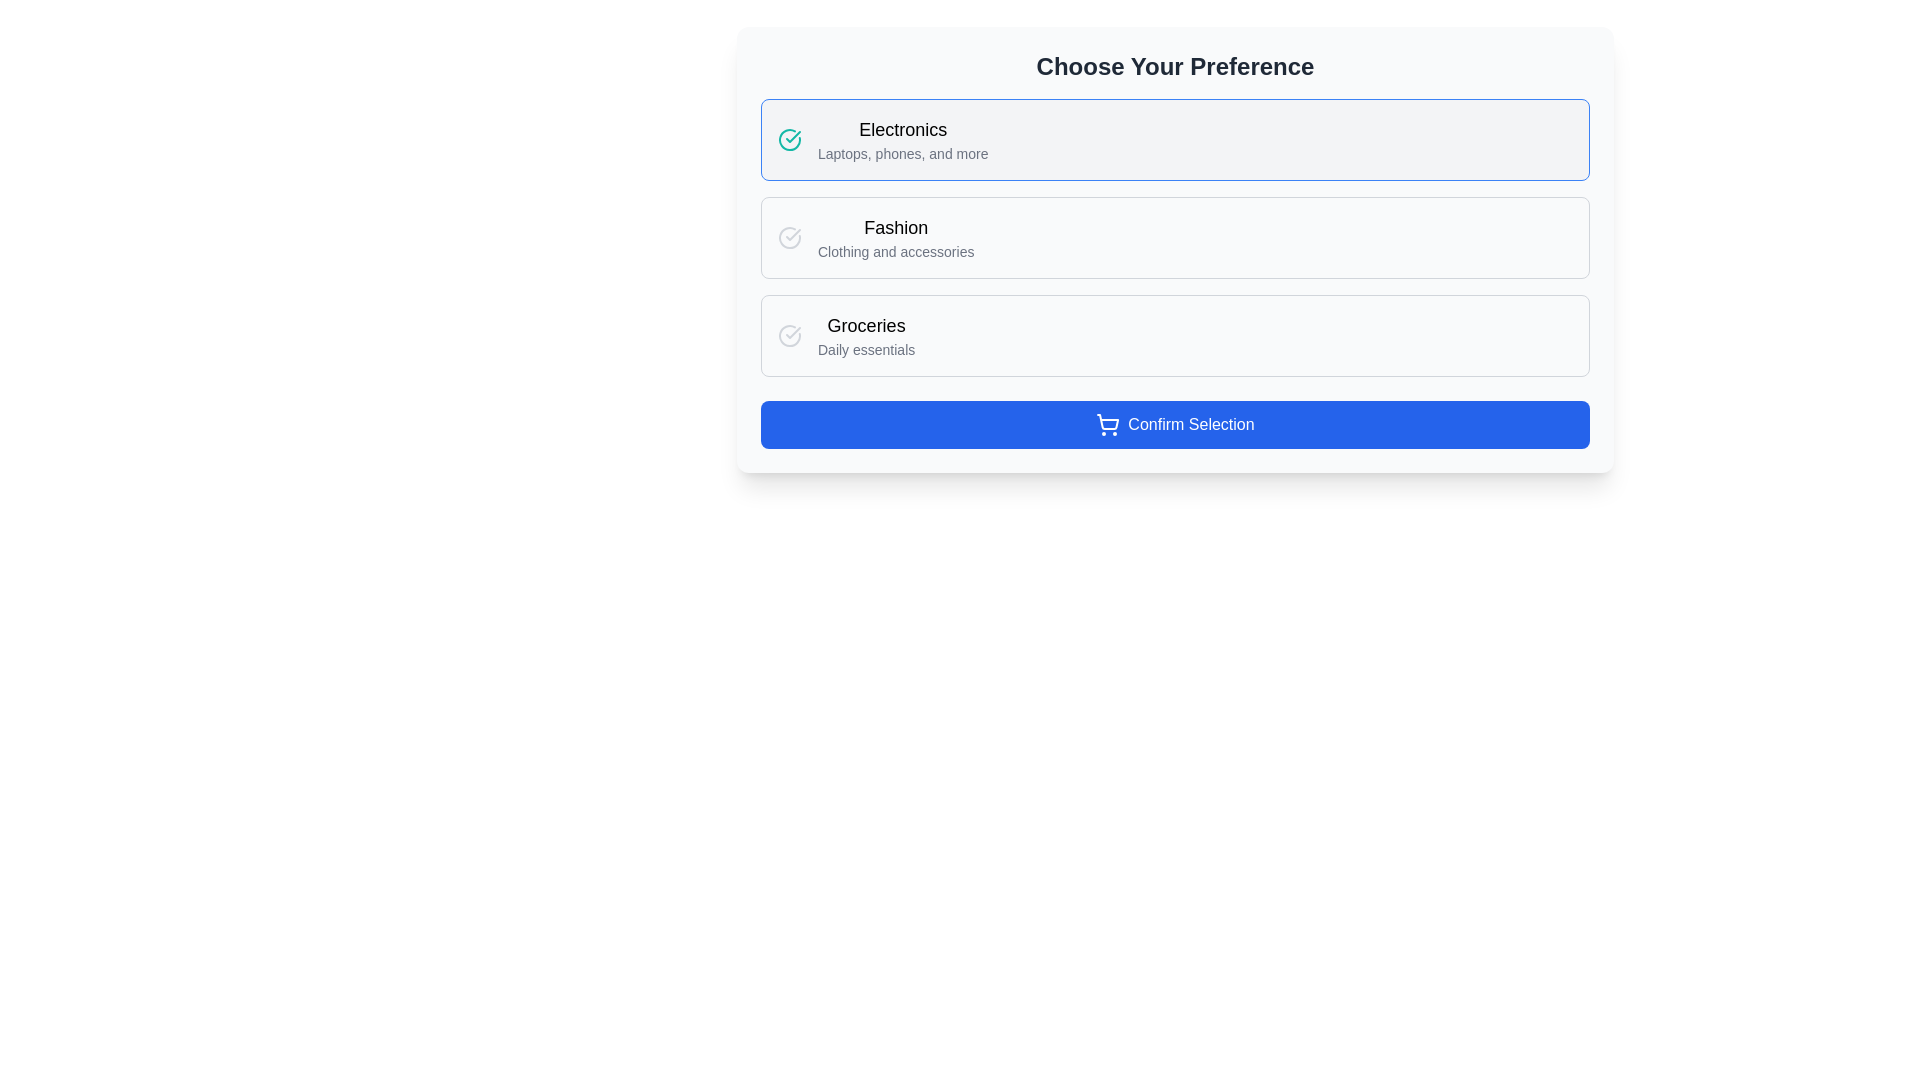  I want to click on the confirmation button located at the bottom of the interface, centered horizontally, next to the shopping cart icon to indicate intent, so click(1191, 423).